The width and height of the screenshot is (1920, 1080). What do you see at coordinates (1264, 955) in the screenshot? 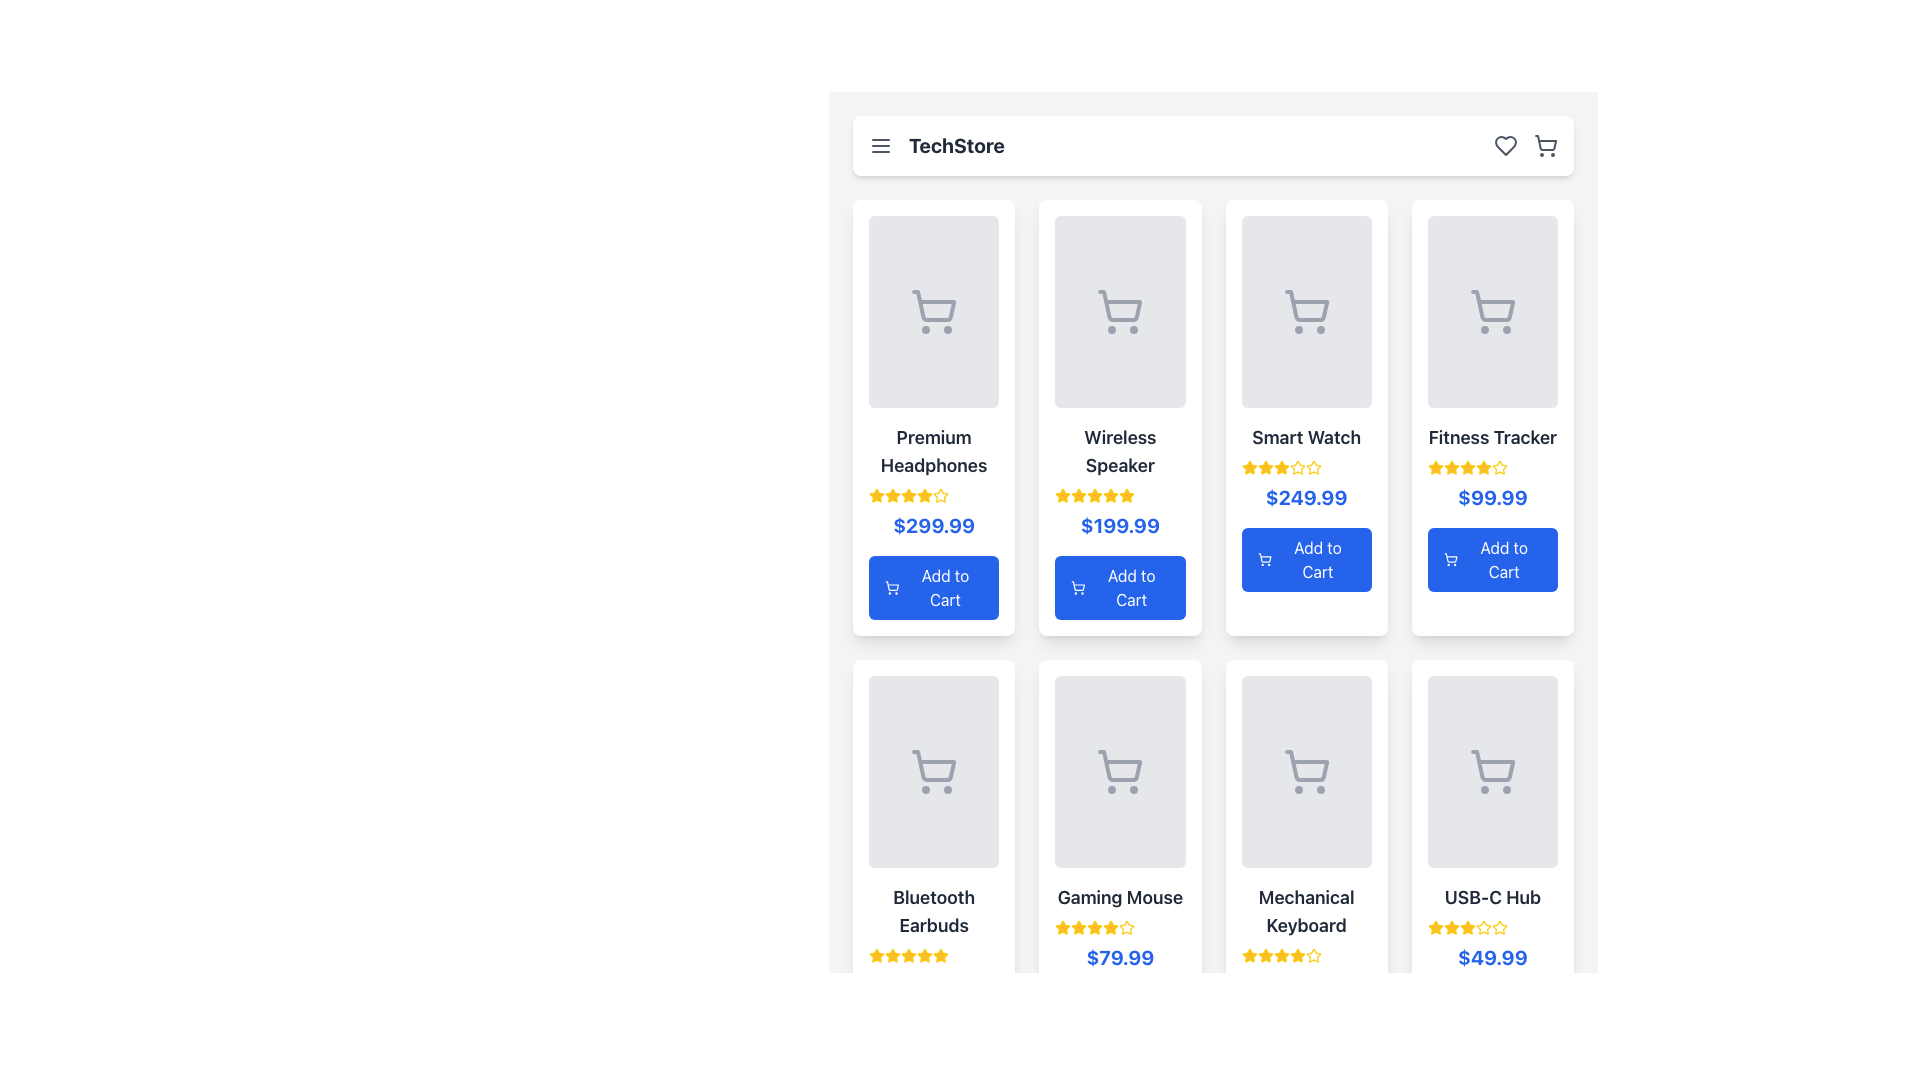
I see `the third star icon in the rating display for the 'Mechanical Keyboard' product in the 'TechStore' interface` at bounding box center [1264, 955].